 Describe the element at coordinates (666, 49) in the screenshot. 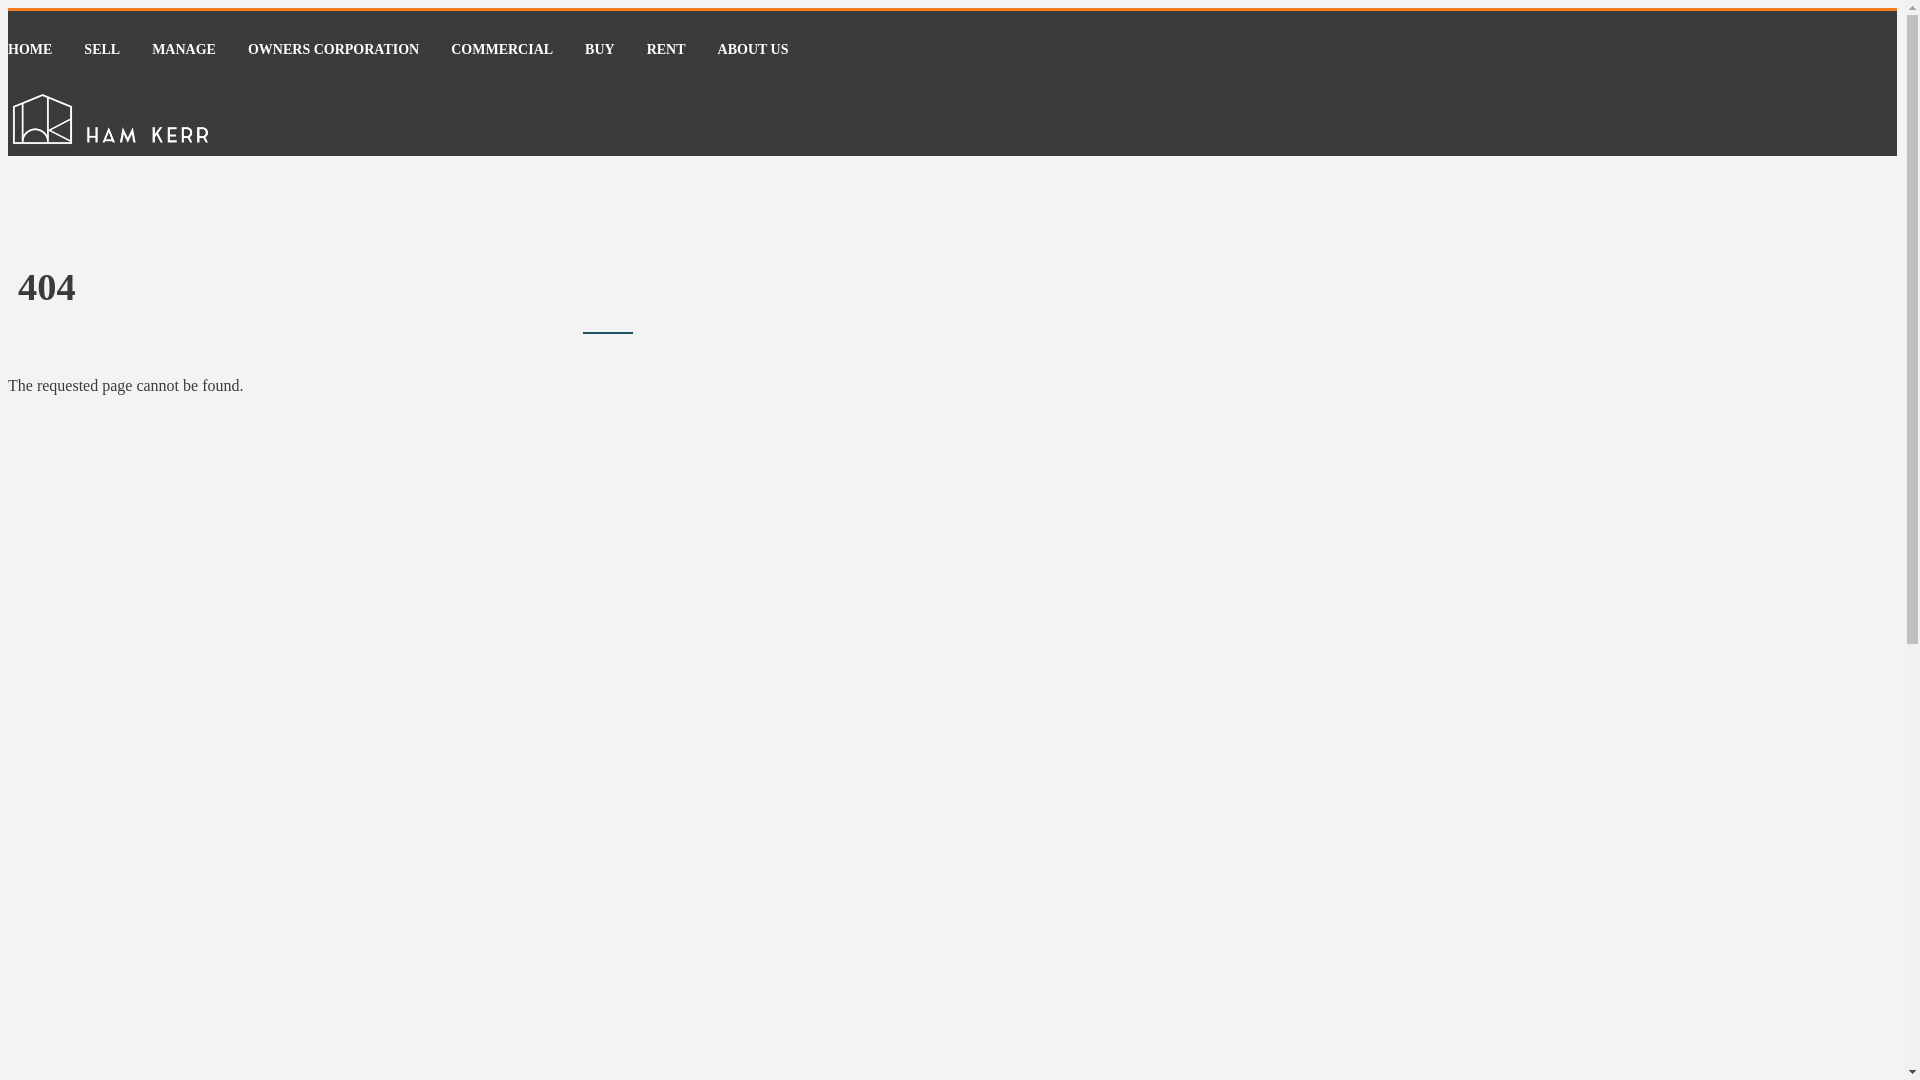

I see `'RENT'` at that location.